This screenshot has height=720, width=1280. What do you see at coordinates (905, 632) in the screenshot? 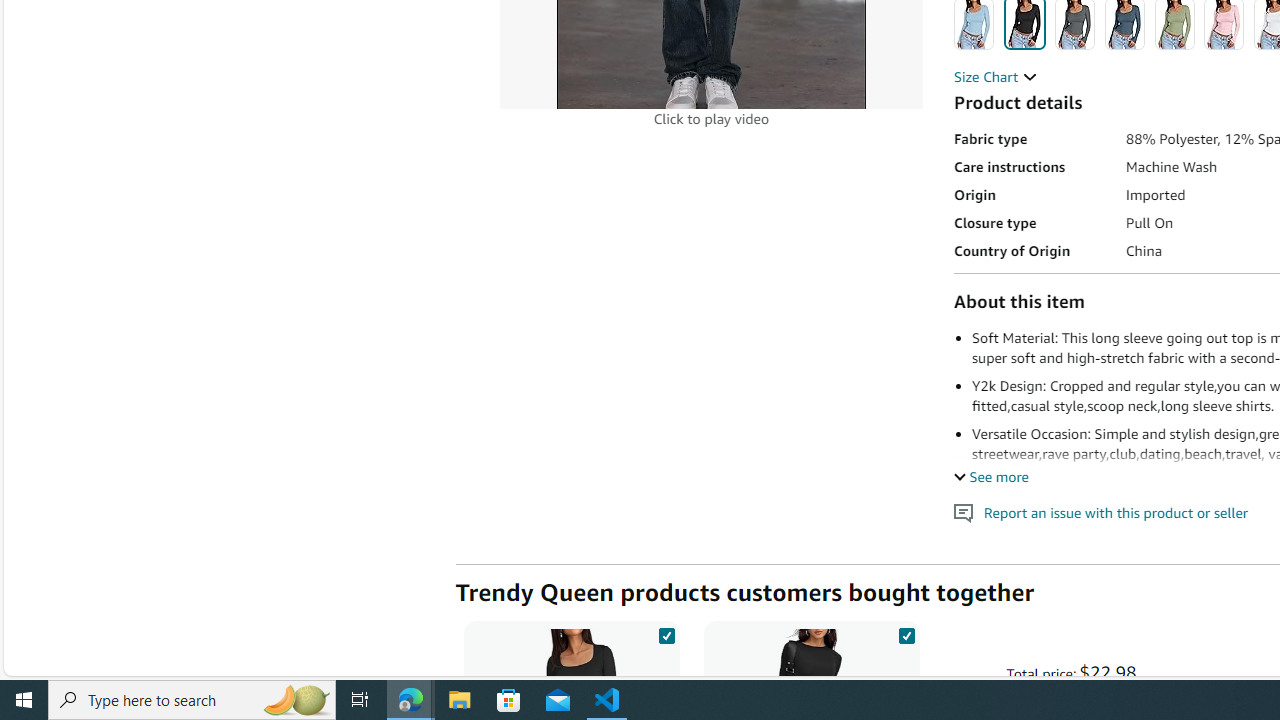
I see `'AutomationID: thematicBundleCheck-2'` at bounding box center [905, 632].